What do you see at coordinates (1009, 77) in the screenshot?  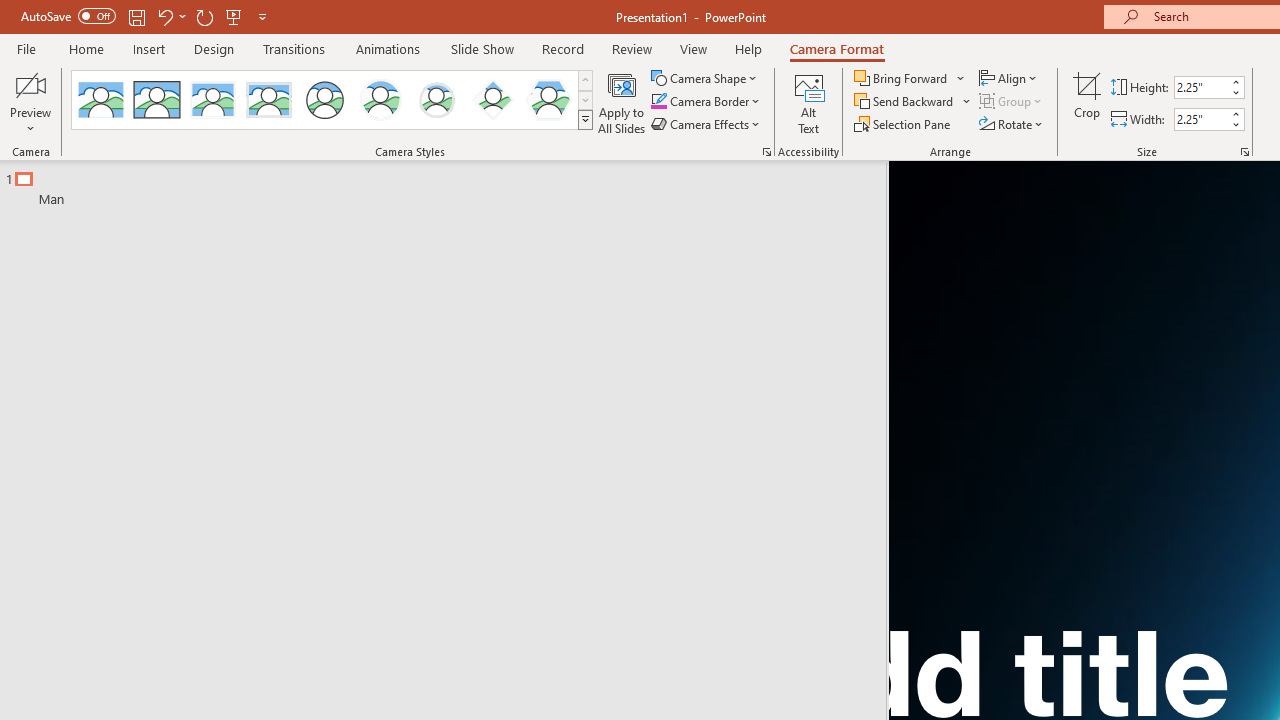 I see `'Align'` at bounding box center [1009, 77].